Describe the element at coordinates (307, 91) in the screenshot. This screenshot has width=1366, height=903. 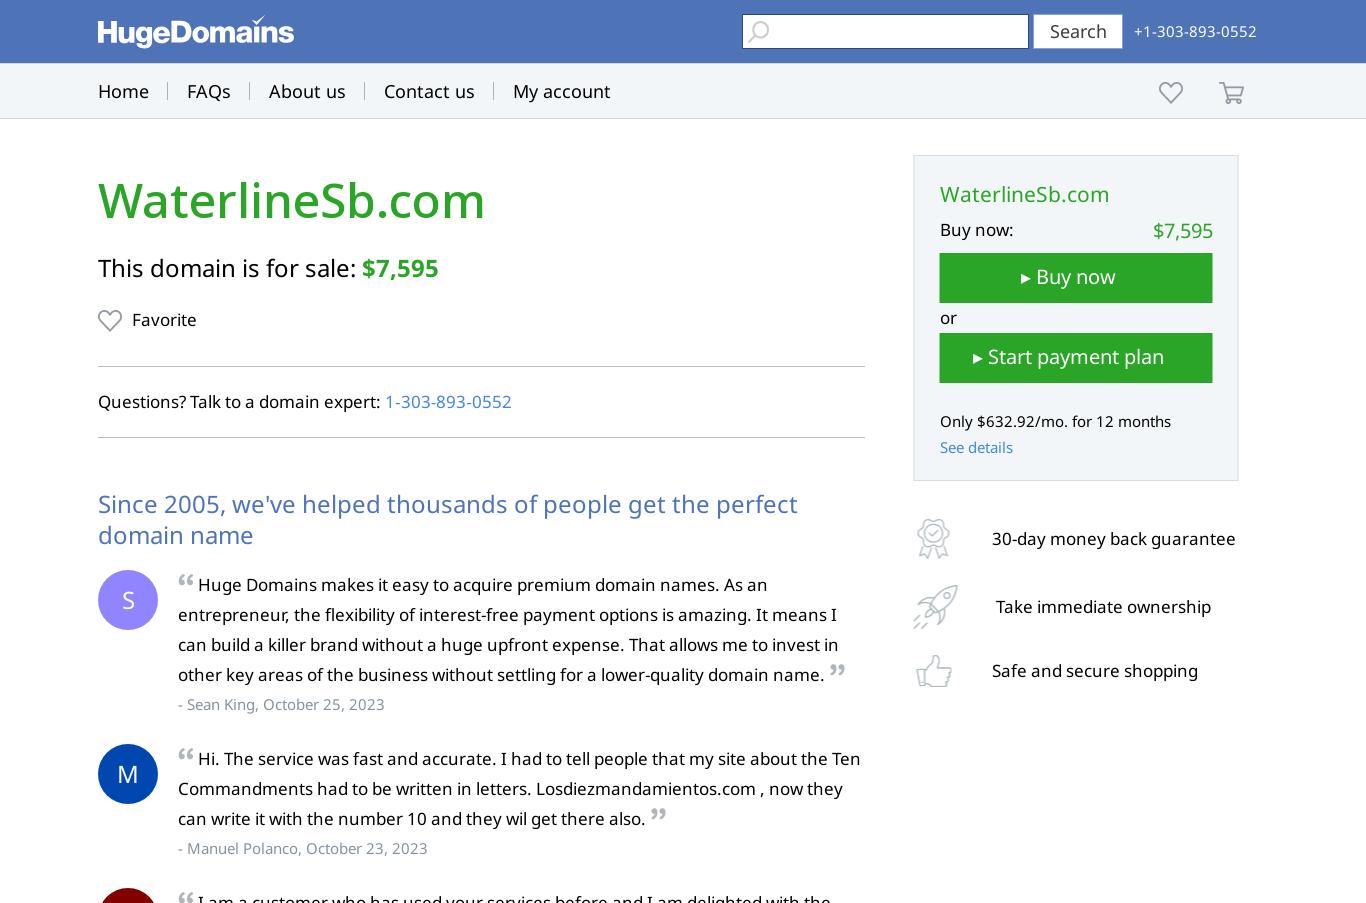
I see `'About us'` at that location.